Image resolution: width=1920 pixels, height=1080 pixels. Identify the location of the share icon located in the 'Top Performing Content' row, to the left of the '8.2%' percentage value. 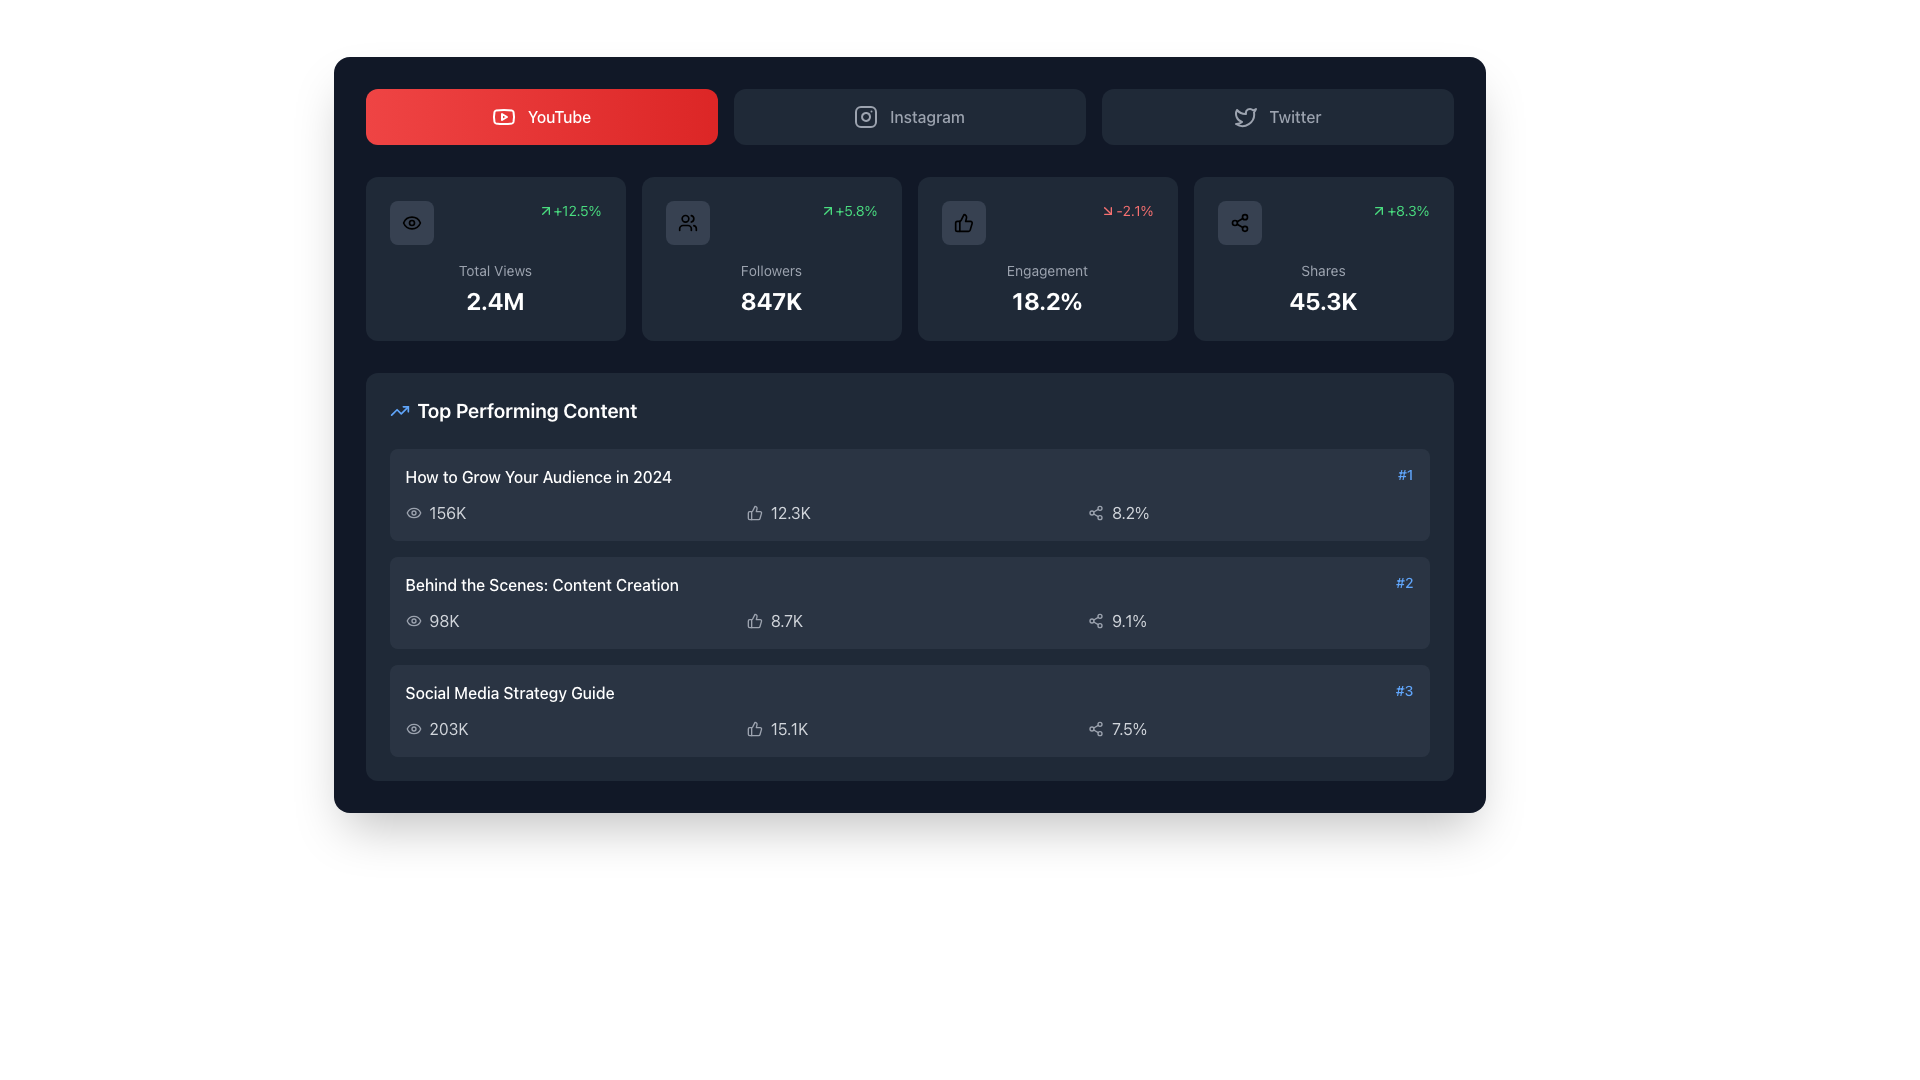
(1095, 512).